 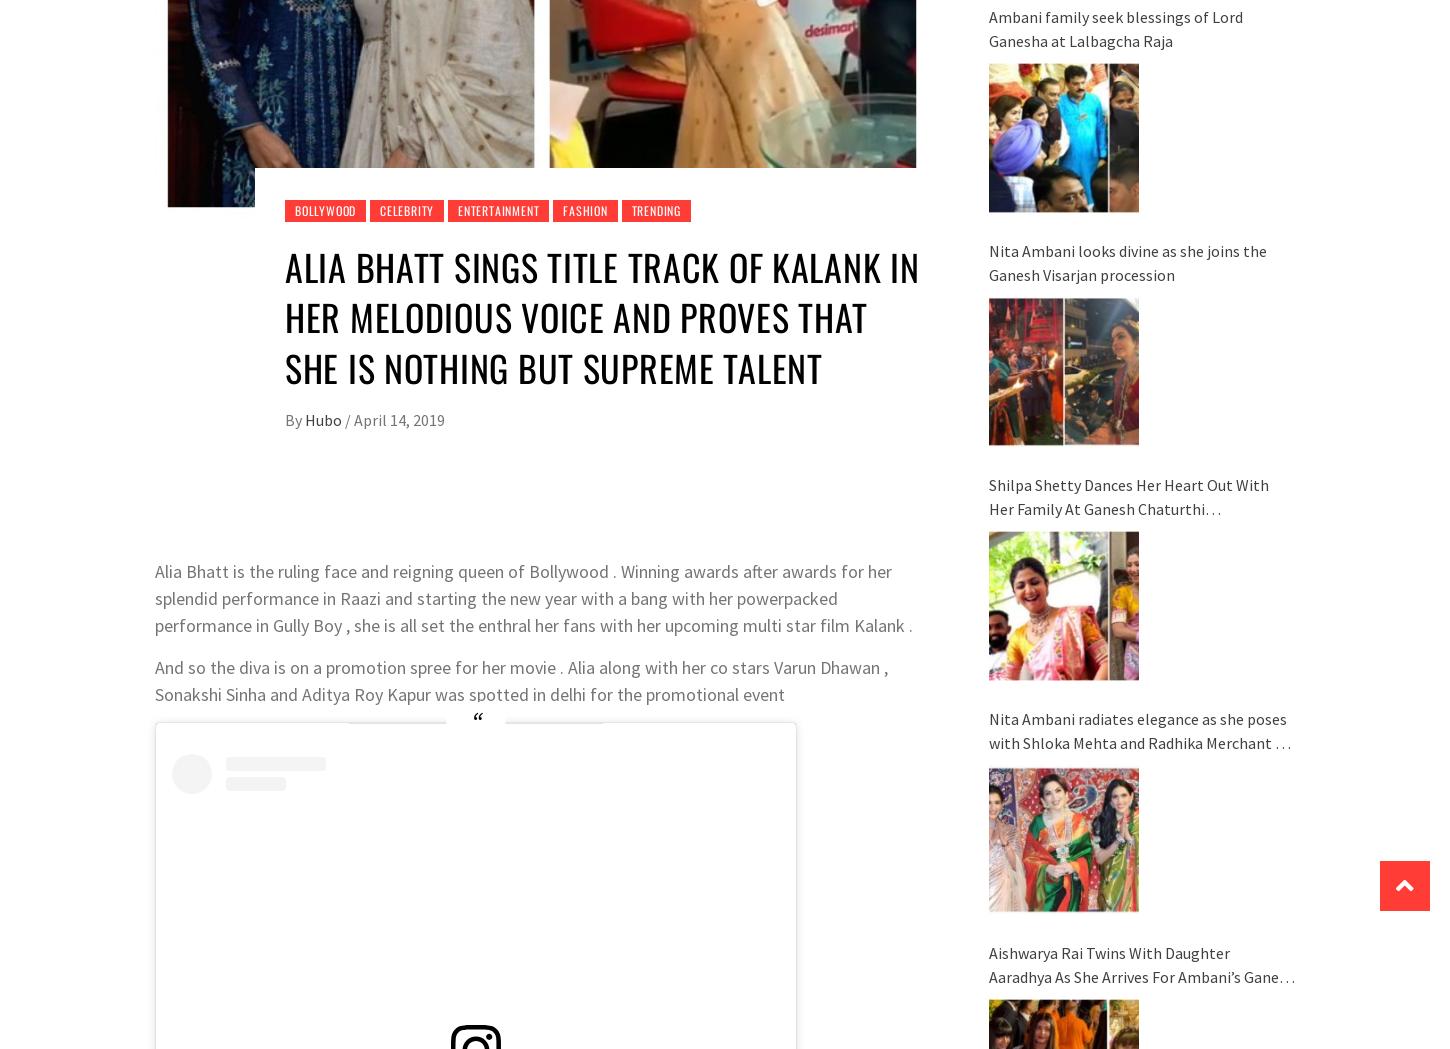 I want to click on '/', so click(x=348, y=417).